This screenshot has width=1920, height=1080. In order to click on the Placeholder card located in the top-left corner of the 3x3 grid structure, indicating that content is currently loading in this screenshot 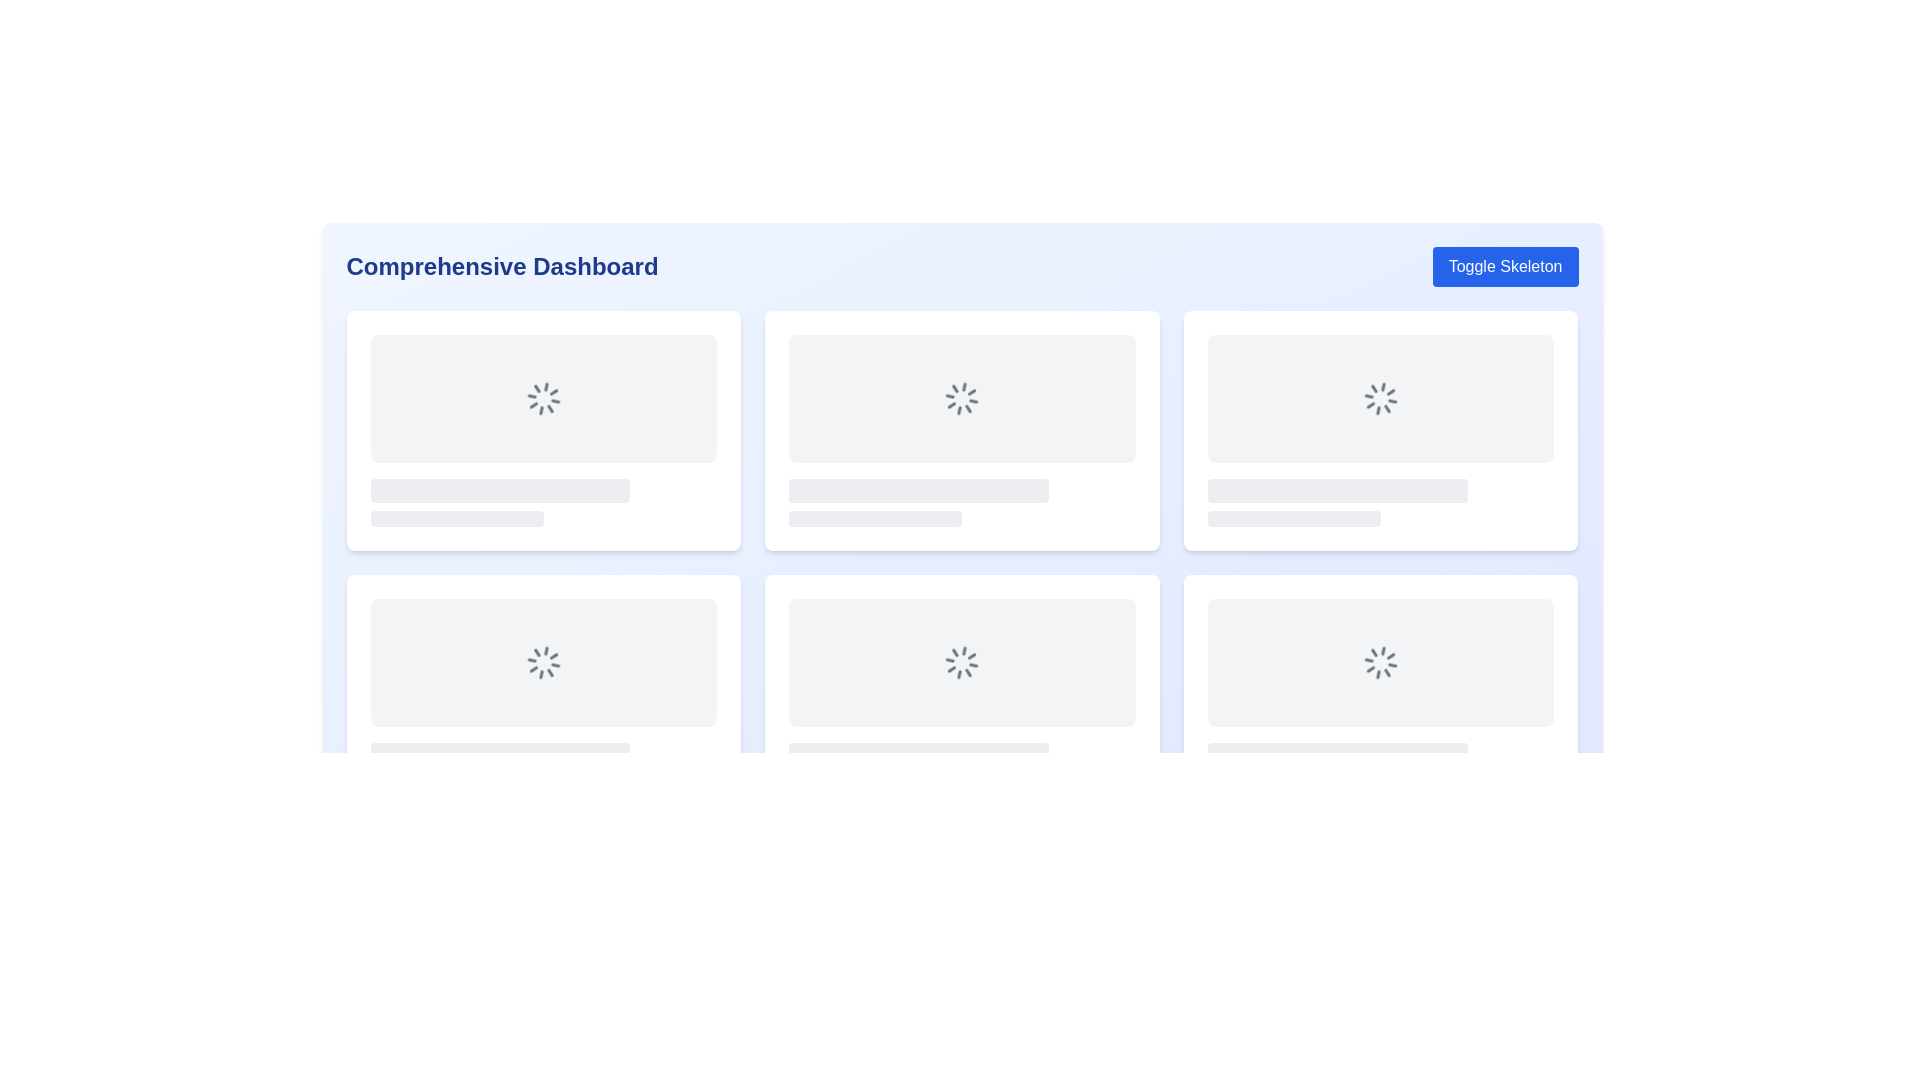, I will do `click(543, 430)`.